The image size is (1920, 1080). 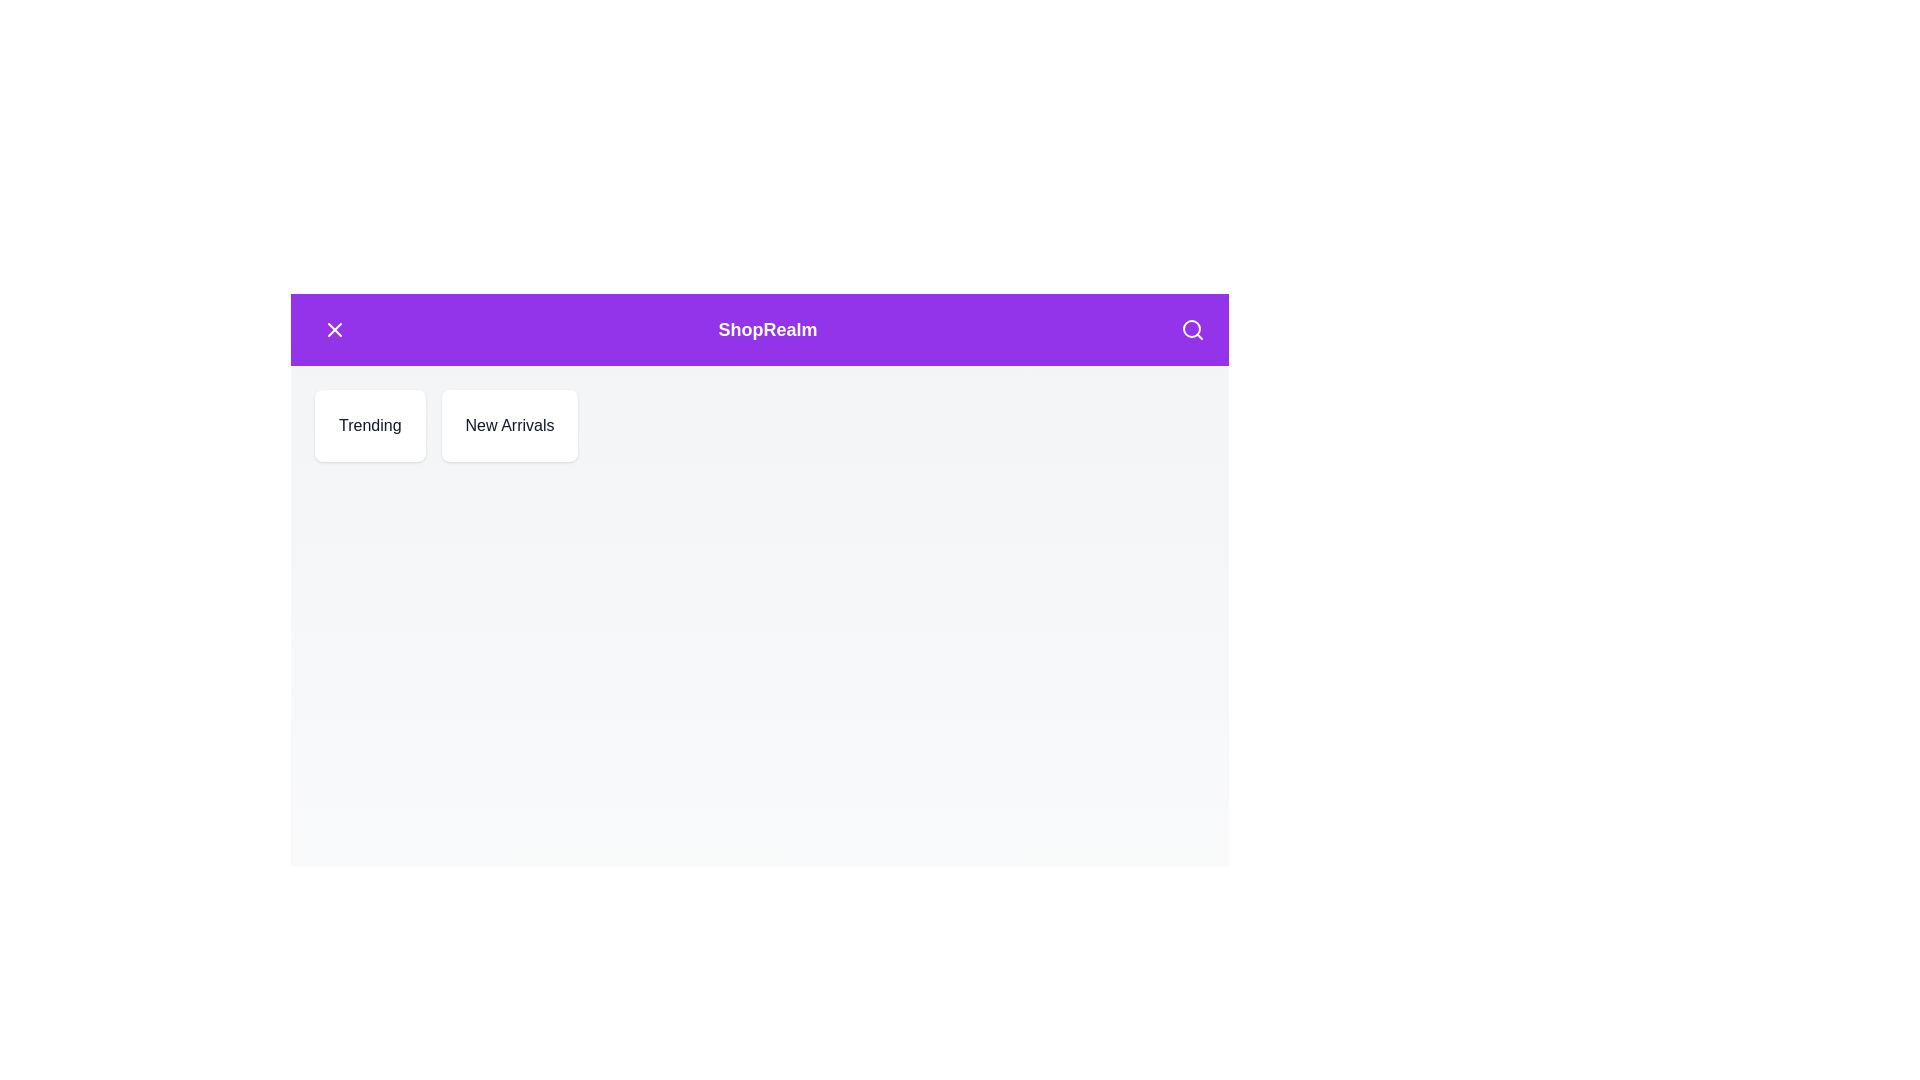 I want to click on the 'Trending' button to explore trending items, so click(x=369, y=424).